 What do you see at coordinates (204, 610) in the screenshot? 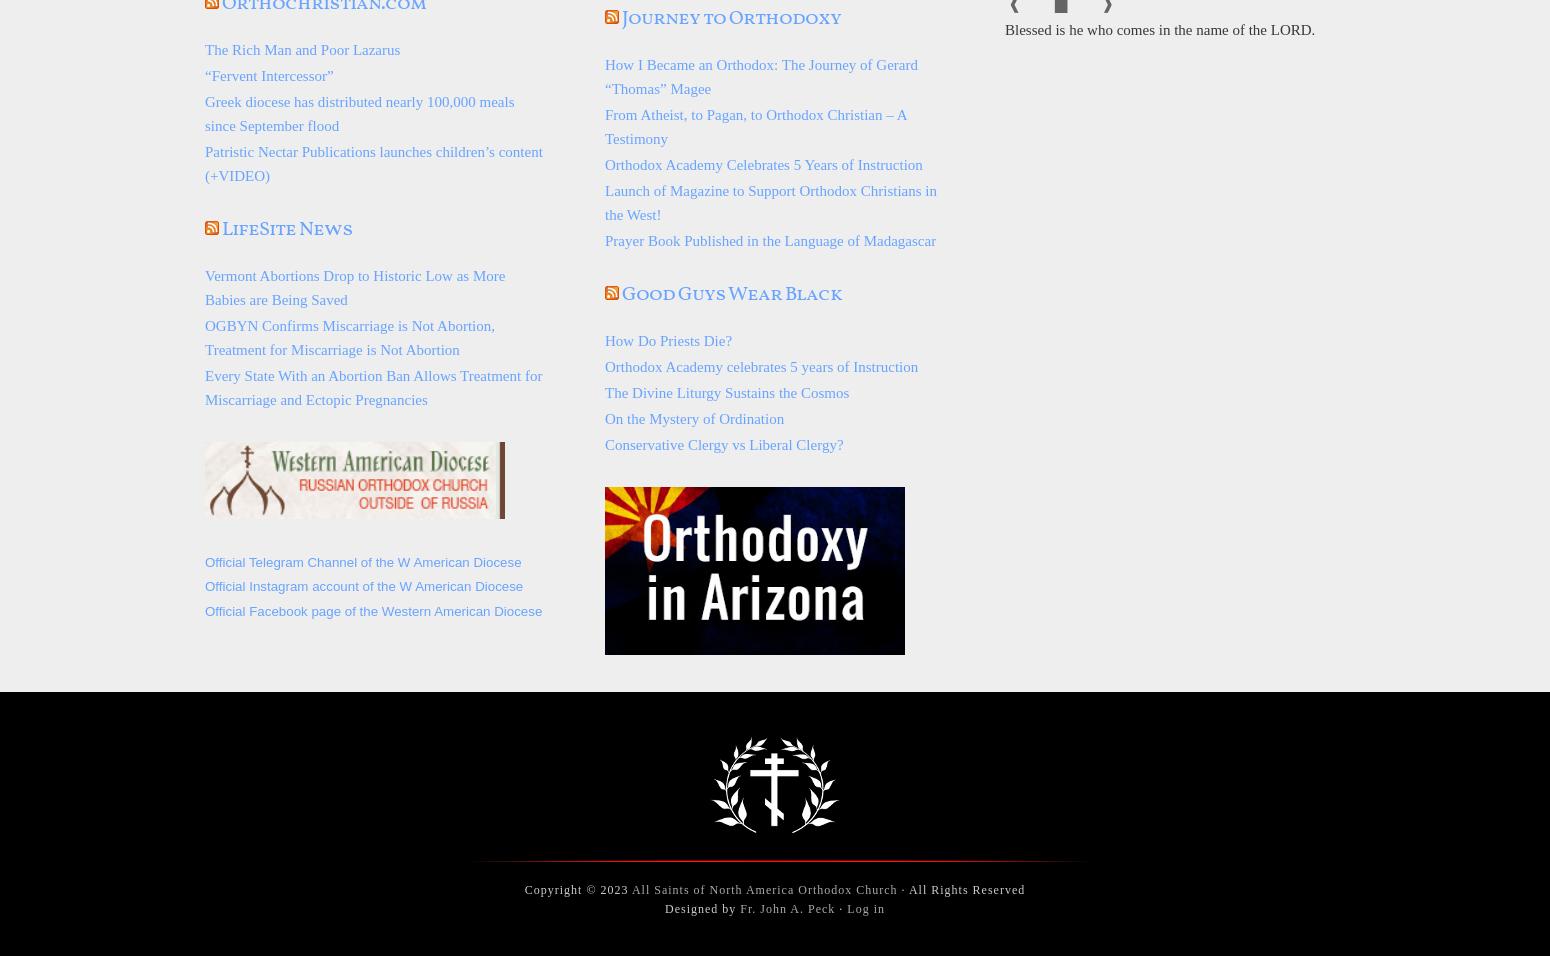
I see `'Official Facebook page of the Western American Diocese'` at bounding box center [204, 610].